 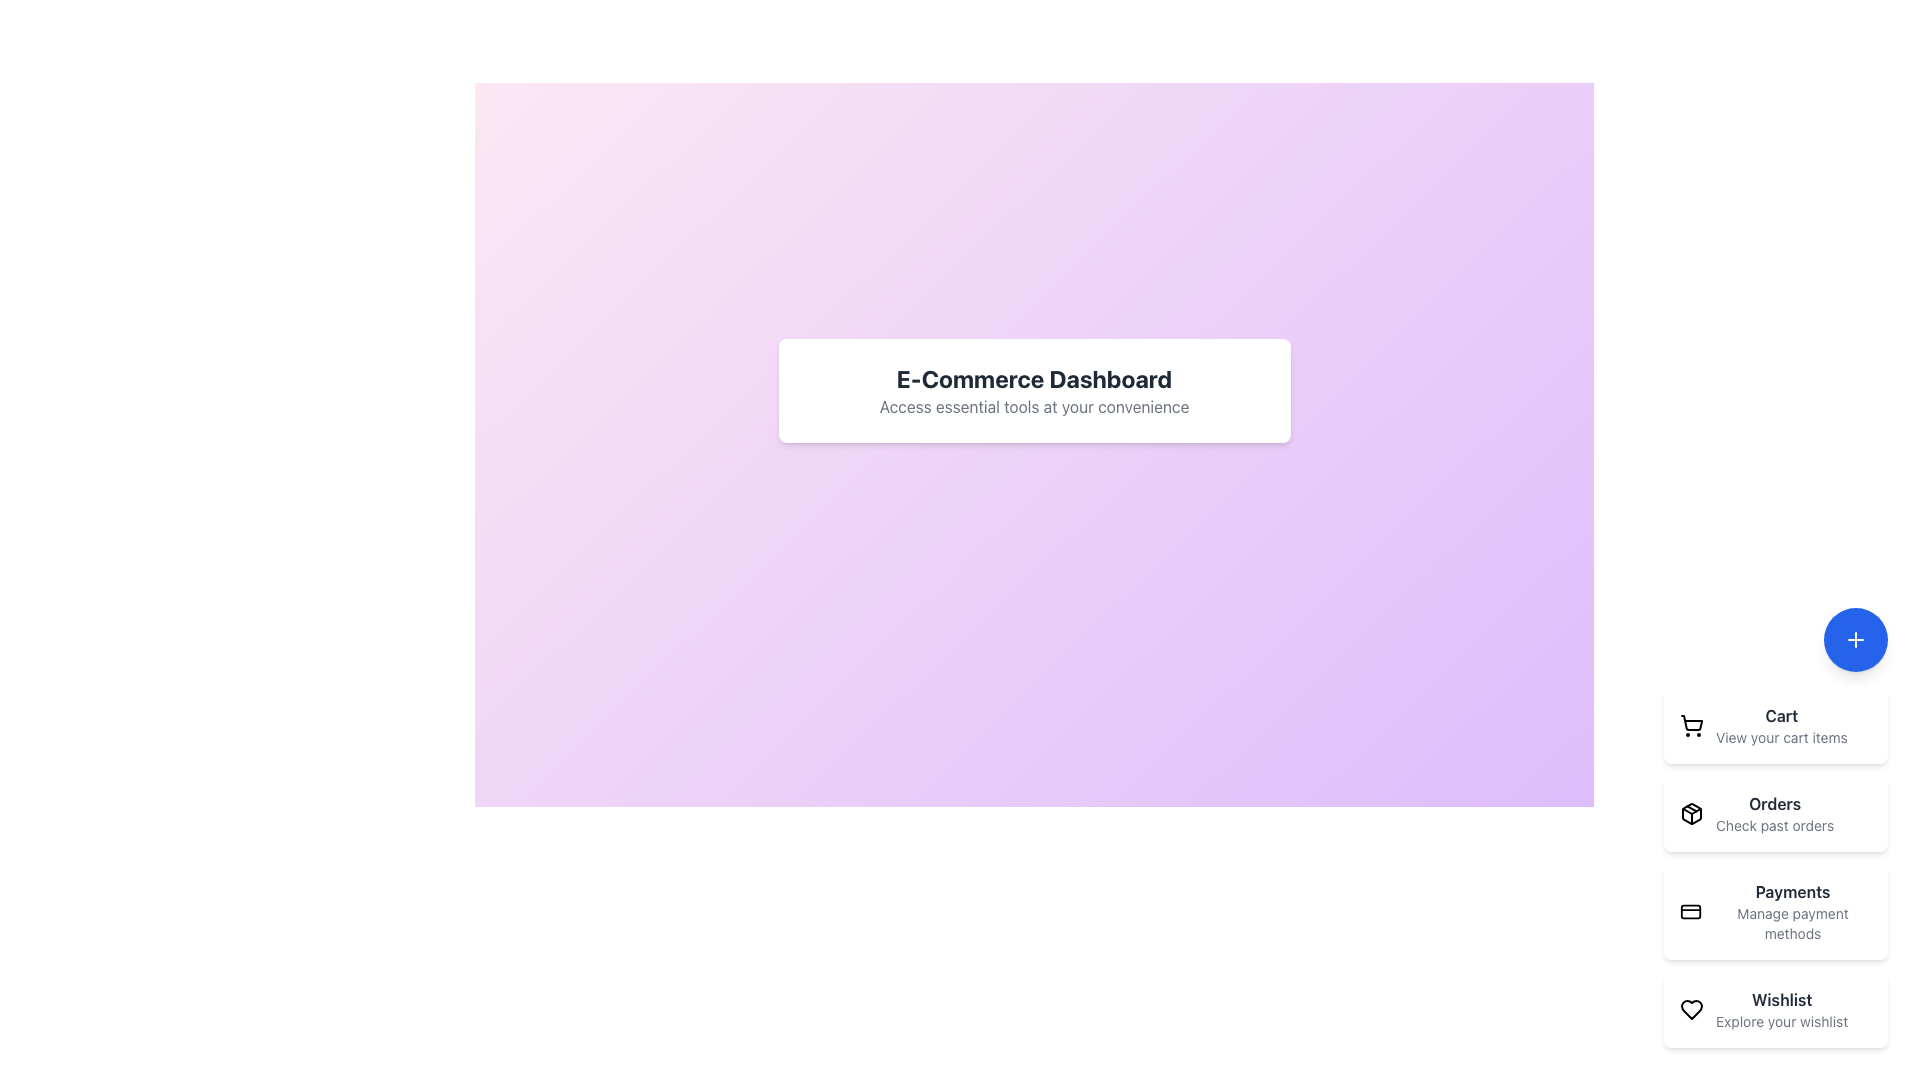 What do you see at coordinates (1775, 825) in the screenshot?
I see `the descriptive text label located below the 'Orders' entry in the right-hand vertical menu, which provides additional information about interacting with 'Orders'` at bounding box center [1775, 825].